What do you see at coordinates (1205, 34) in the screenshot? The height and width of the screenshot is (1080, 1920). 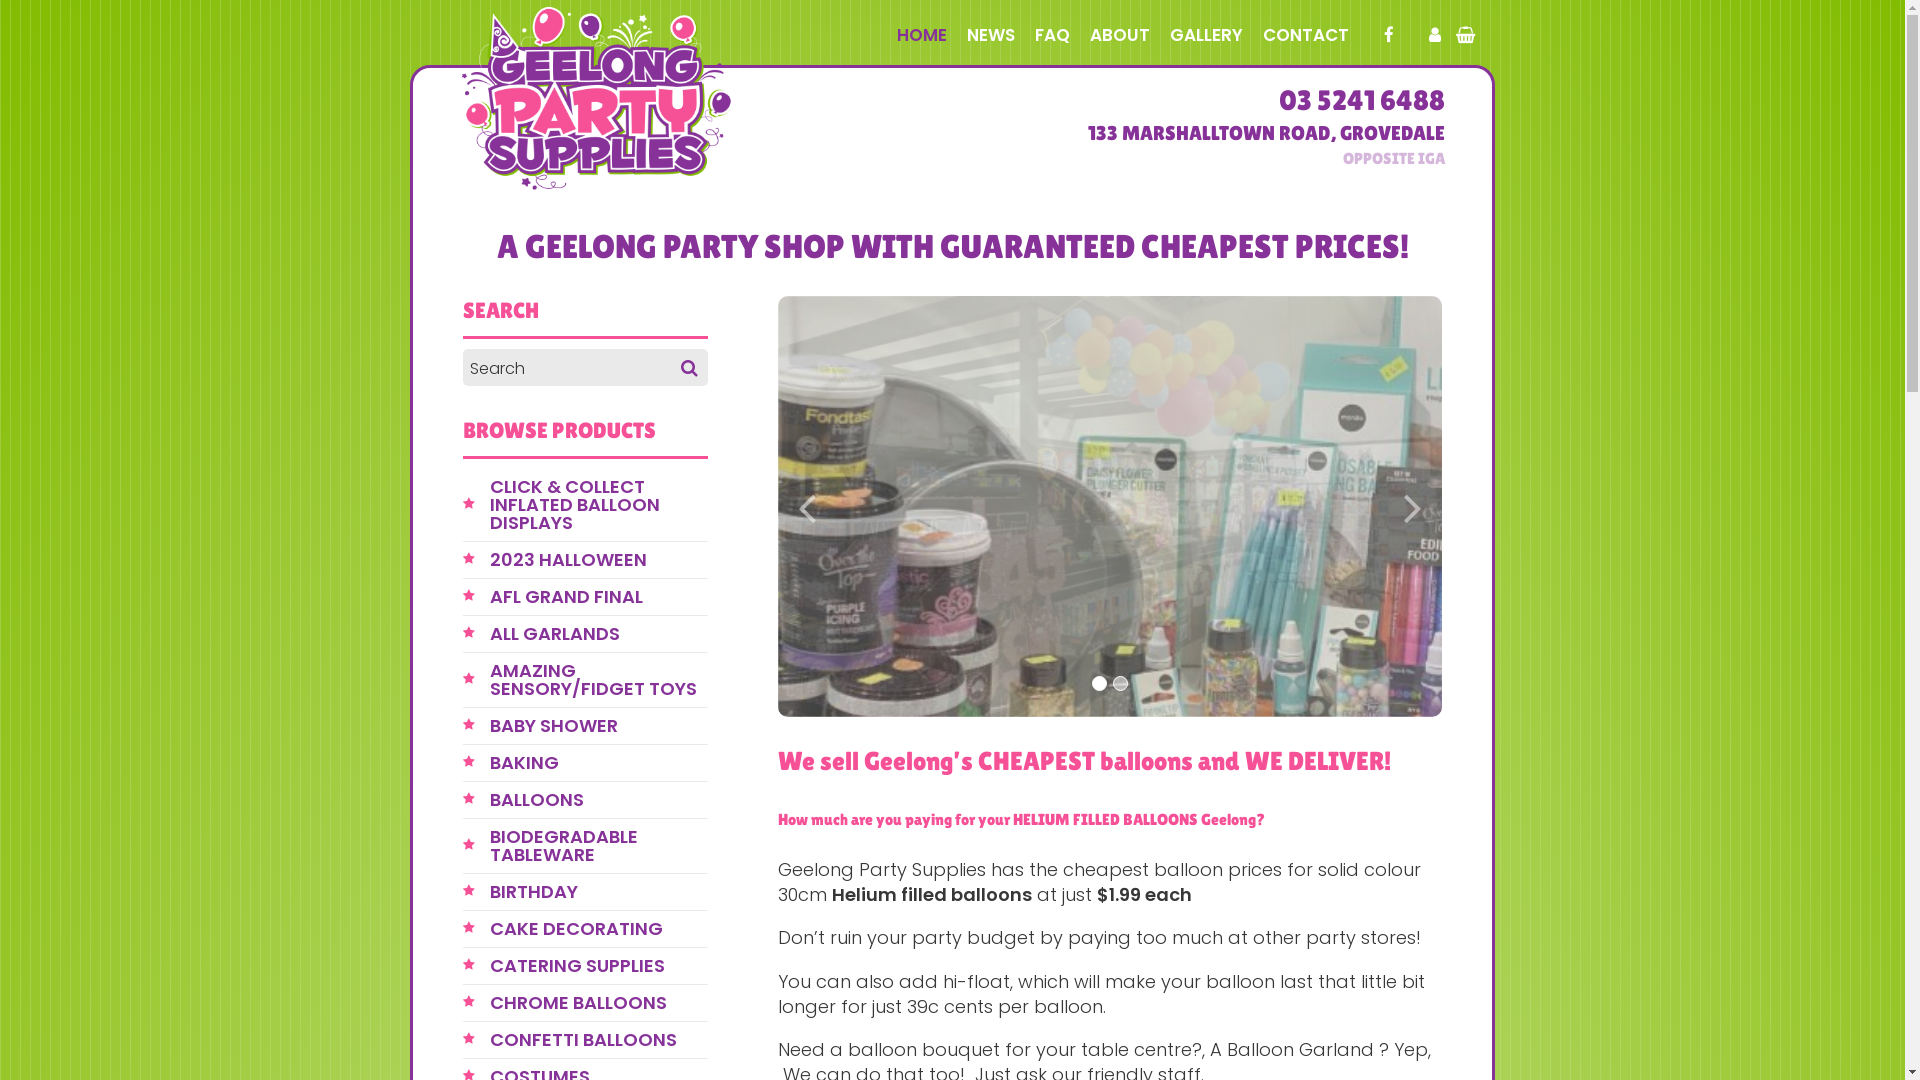 I see `'GALLERY'` at bounding box center [1205, 34].